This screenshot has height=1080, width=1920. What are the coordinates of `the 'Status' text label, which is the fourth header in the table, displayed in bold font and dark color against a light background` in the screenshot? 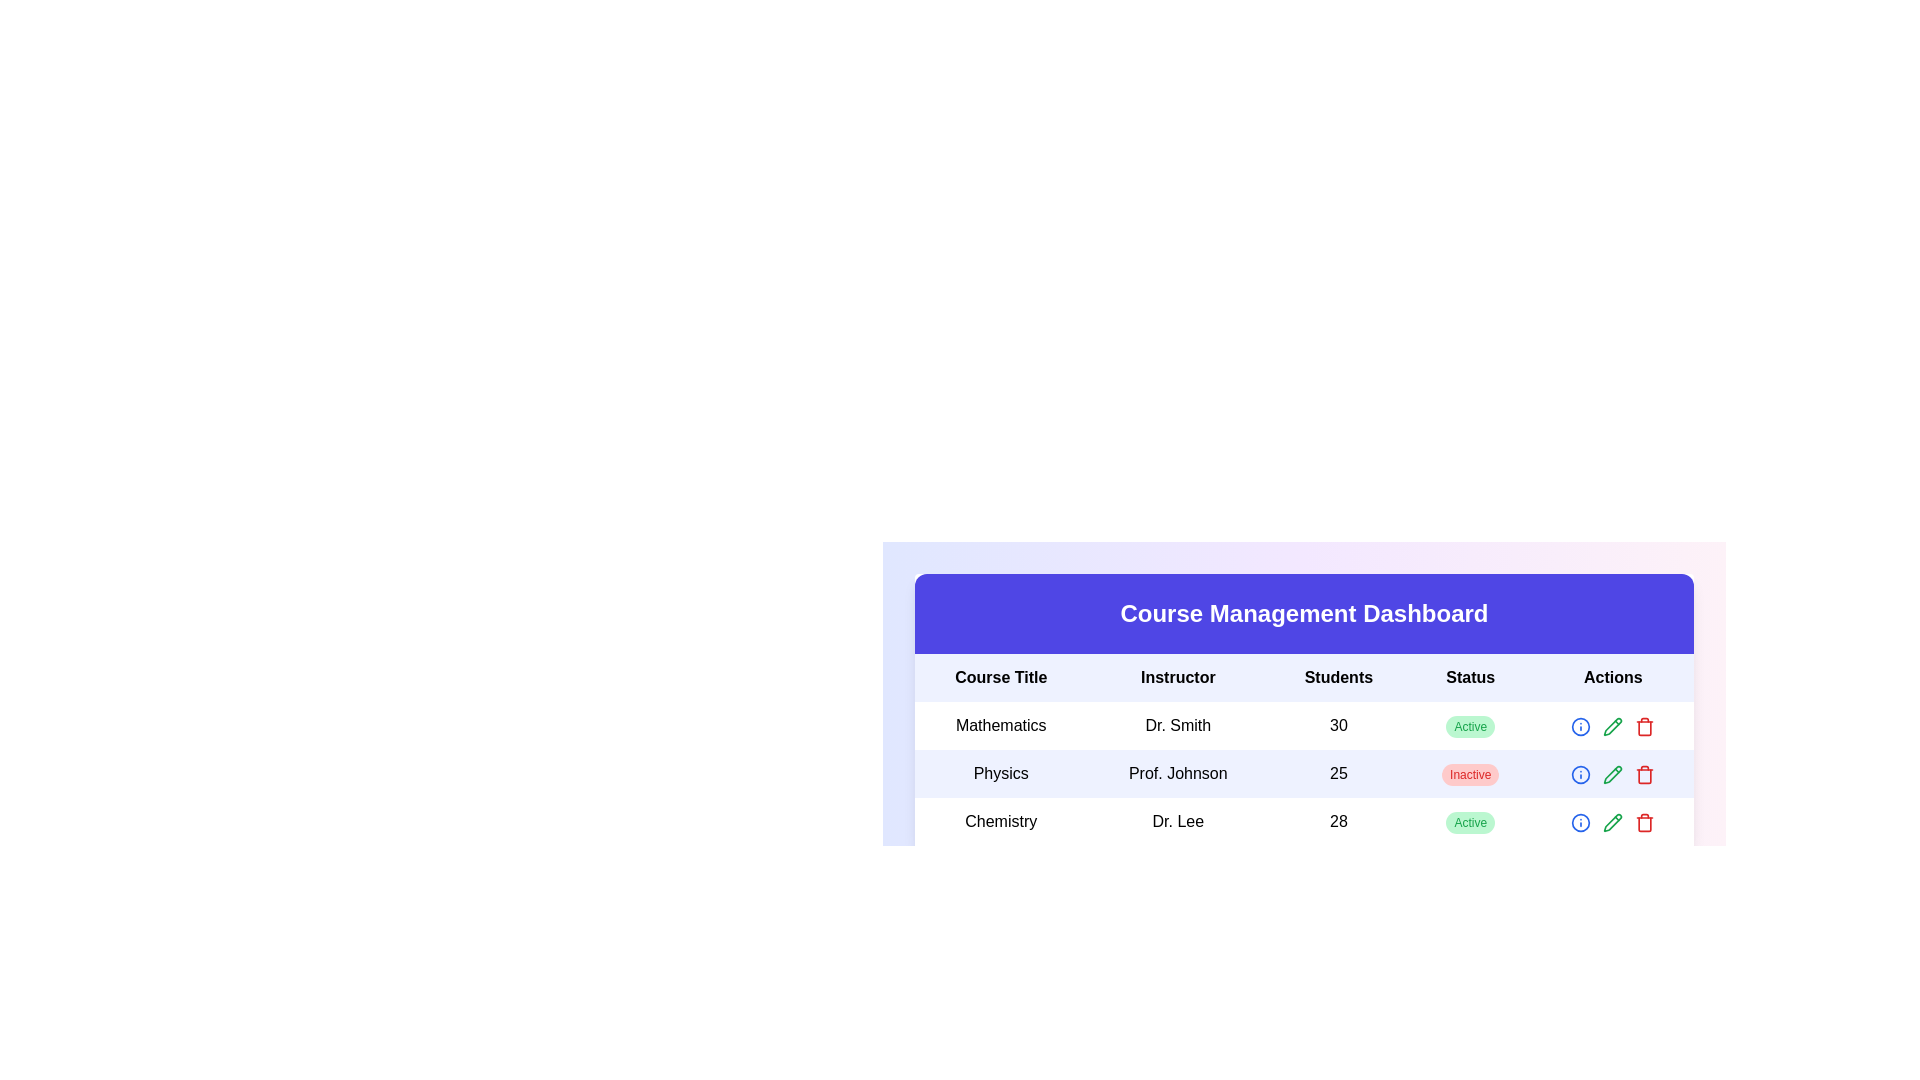 It's located at (1470, 677).